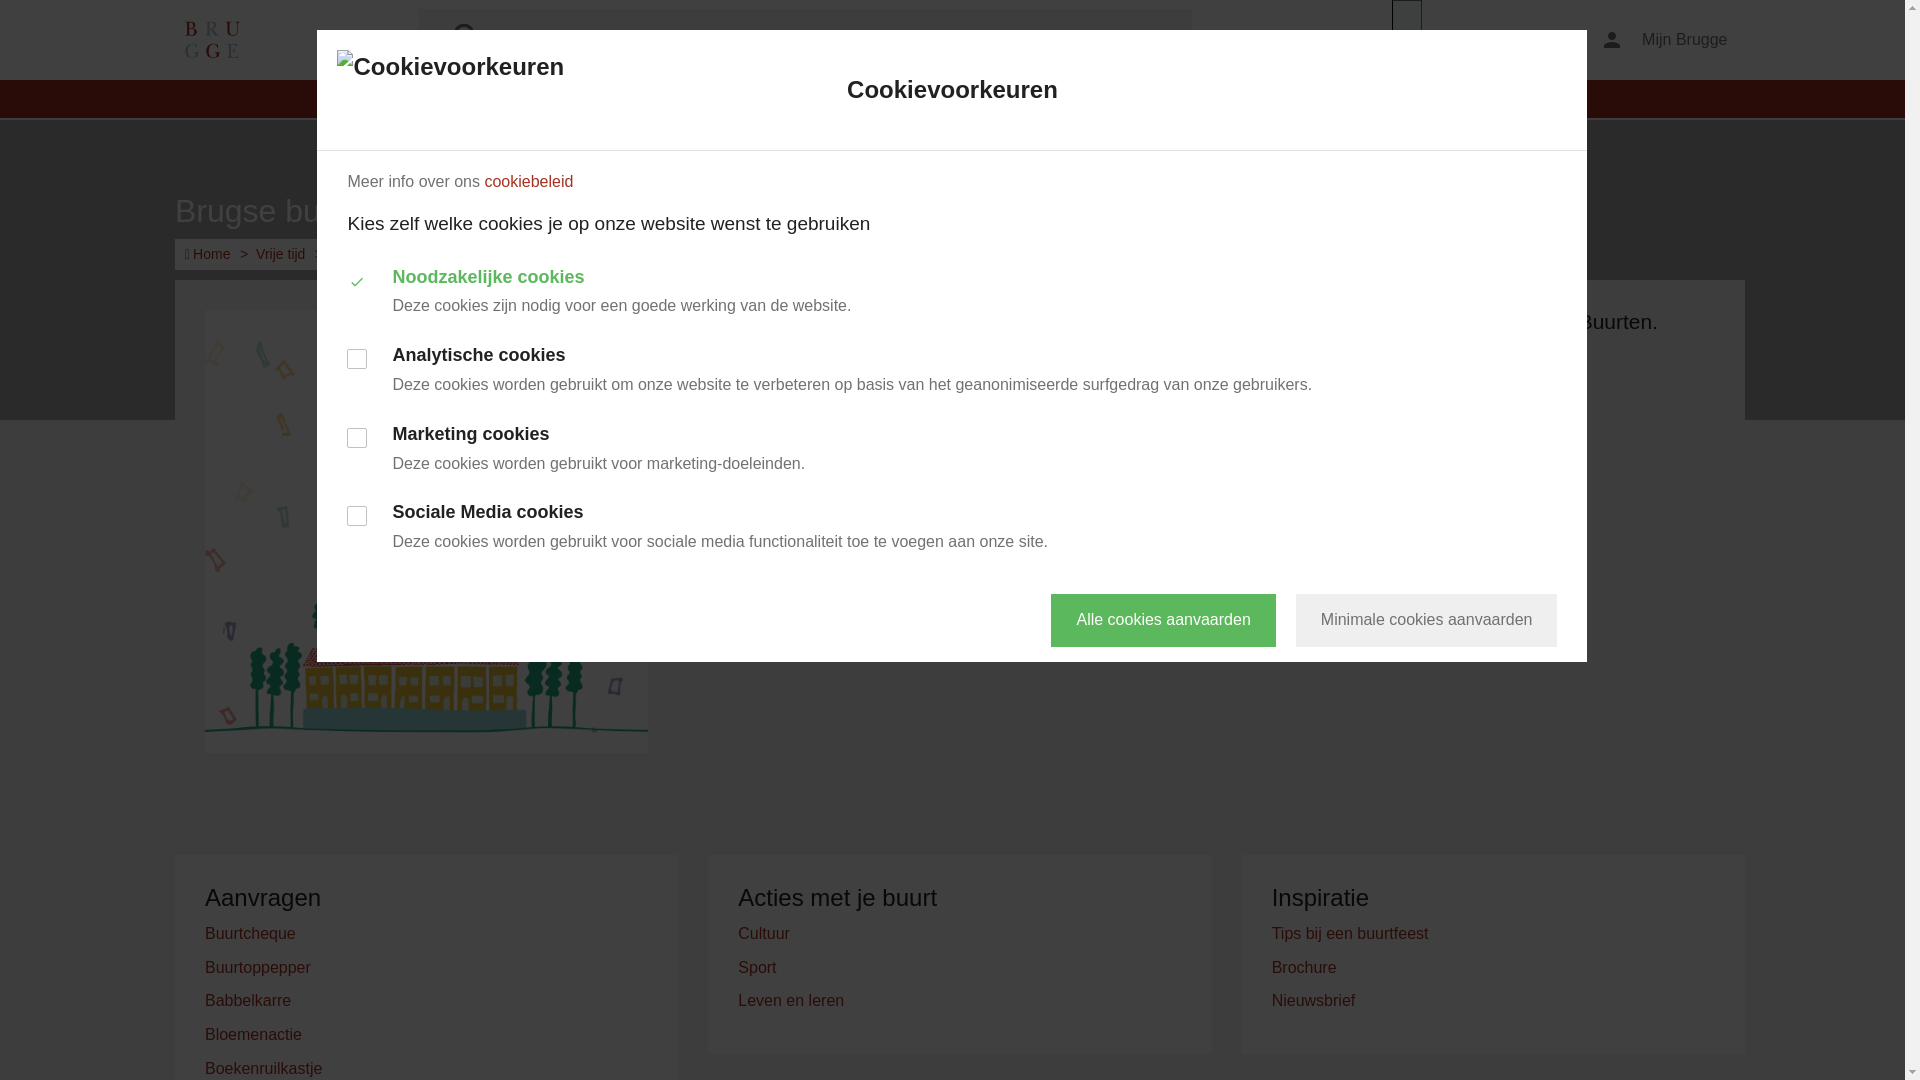 This screenshot has height=1080, width=1920. What do you see at coordinates (1425, 619) in the screenshot?
I see `'Minimale cookies aanvaarden'` at bounding box center [1425, 619].